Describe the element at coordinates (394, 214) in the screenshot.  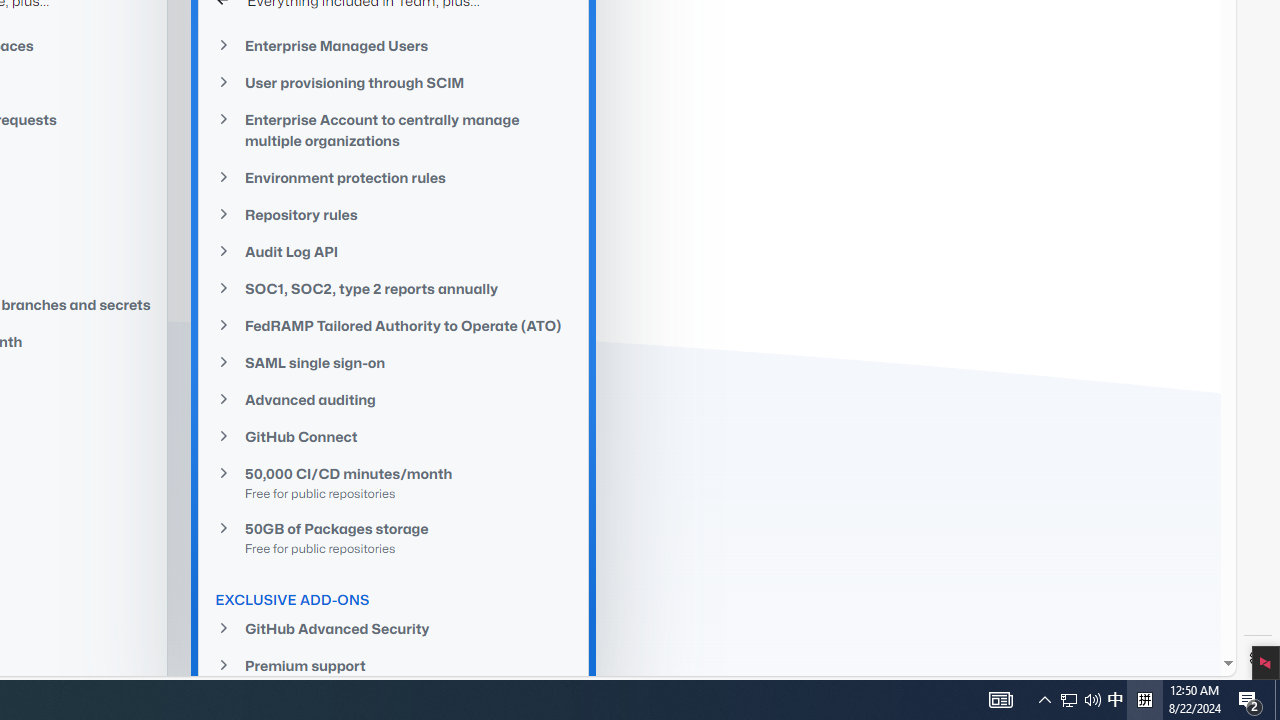
I see `'Repository rules'` at that location.